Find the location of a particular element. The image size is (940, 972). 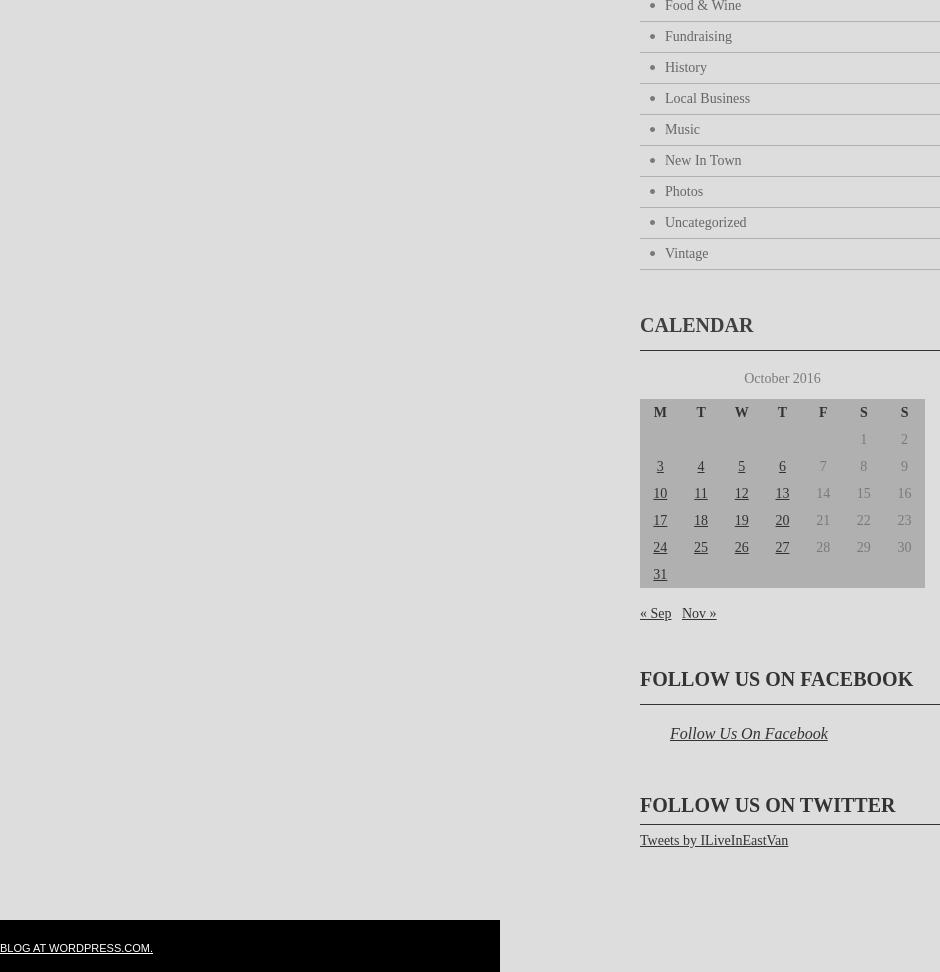

'20' is located at coordinates (780, 520).